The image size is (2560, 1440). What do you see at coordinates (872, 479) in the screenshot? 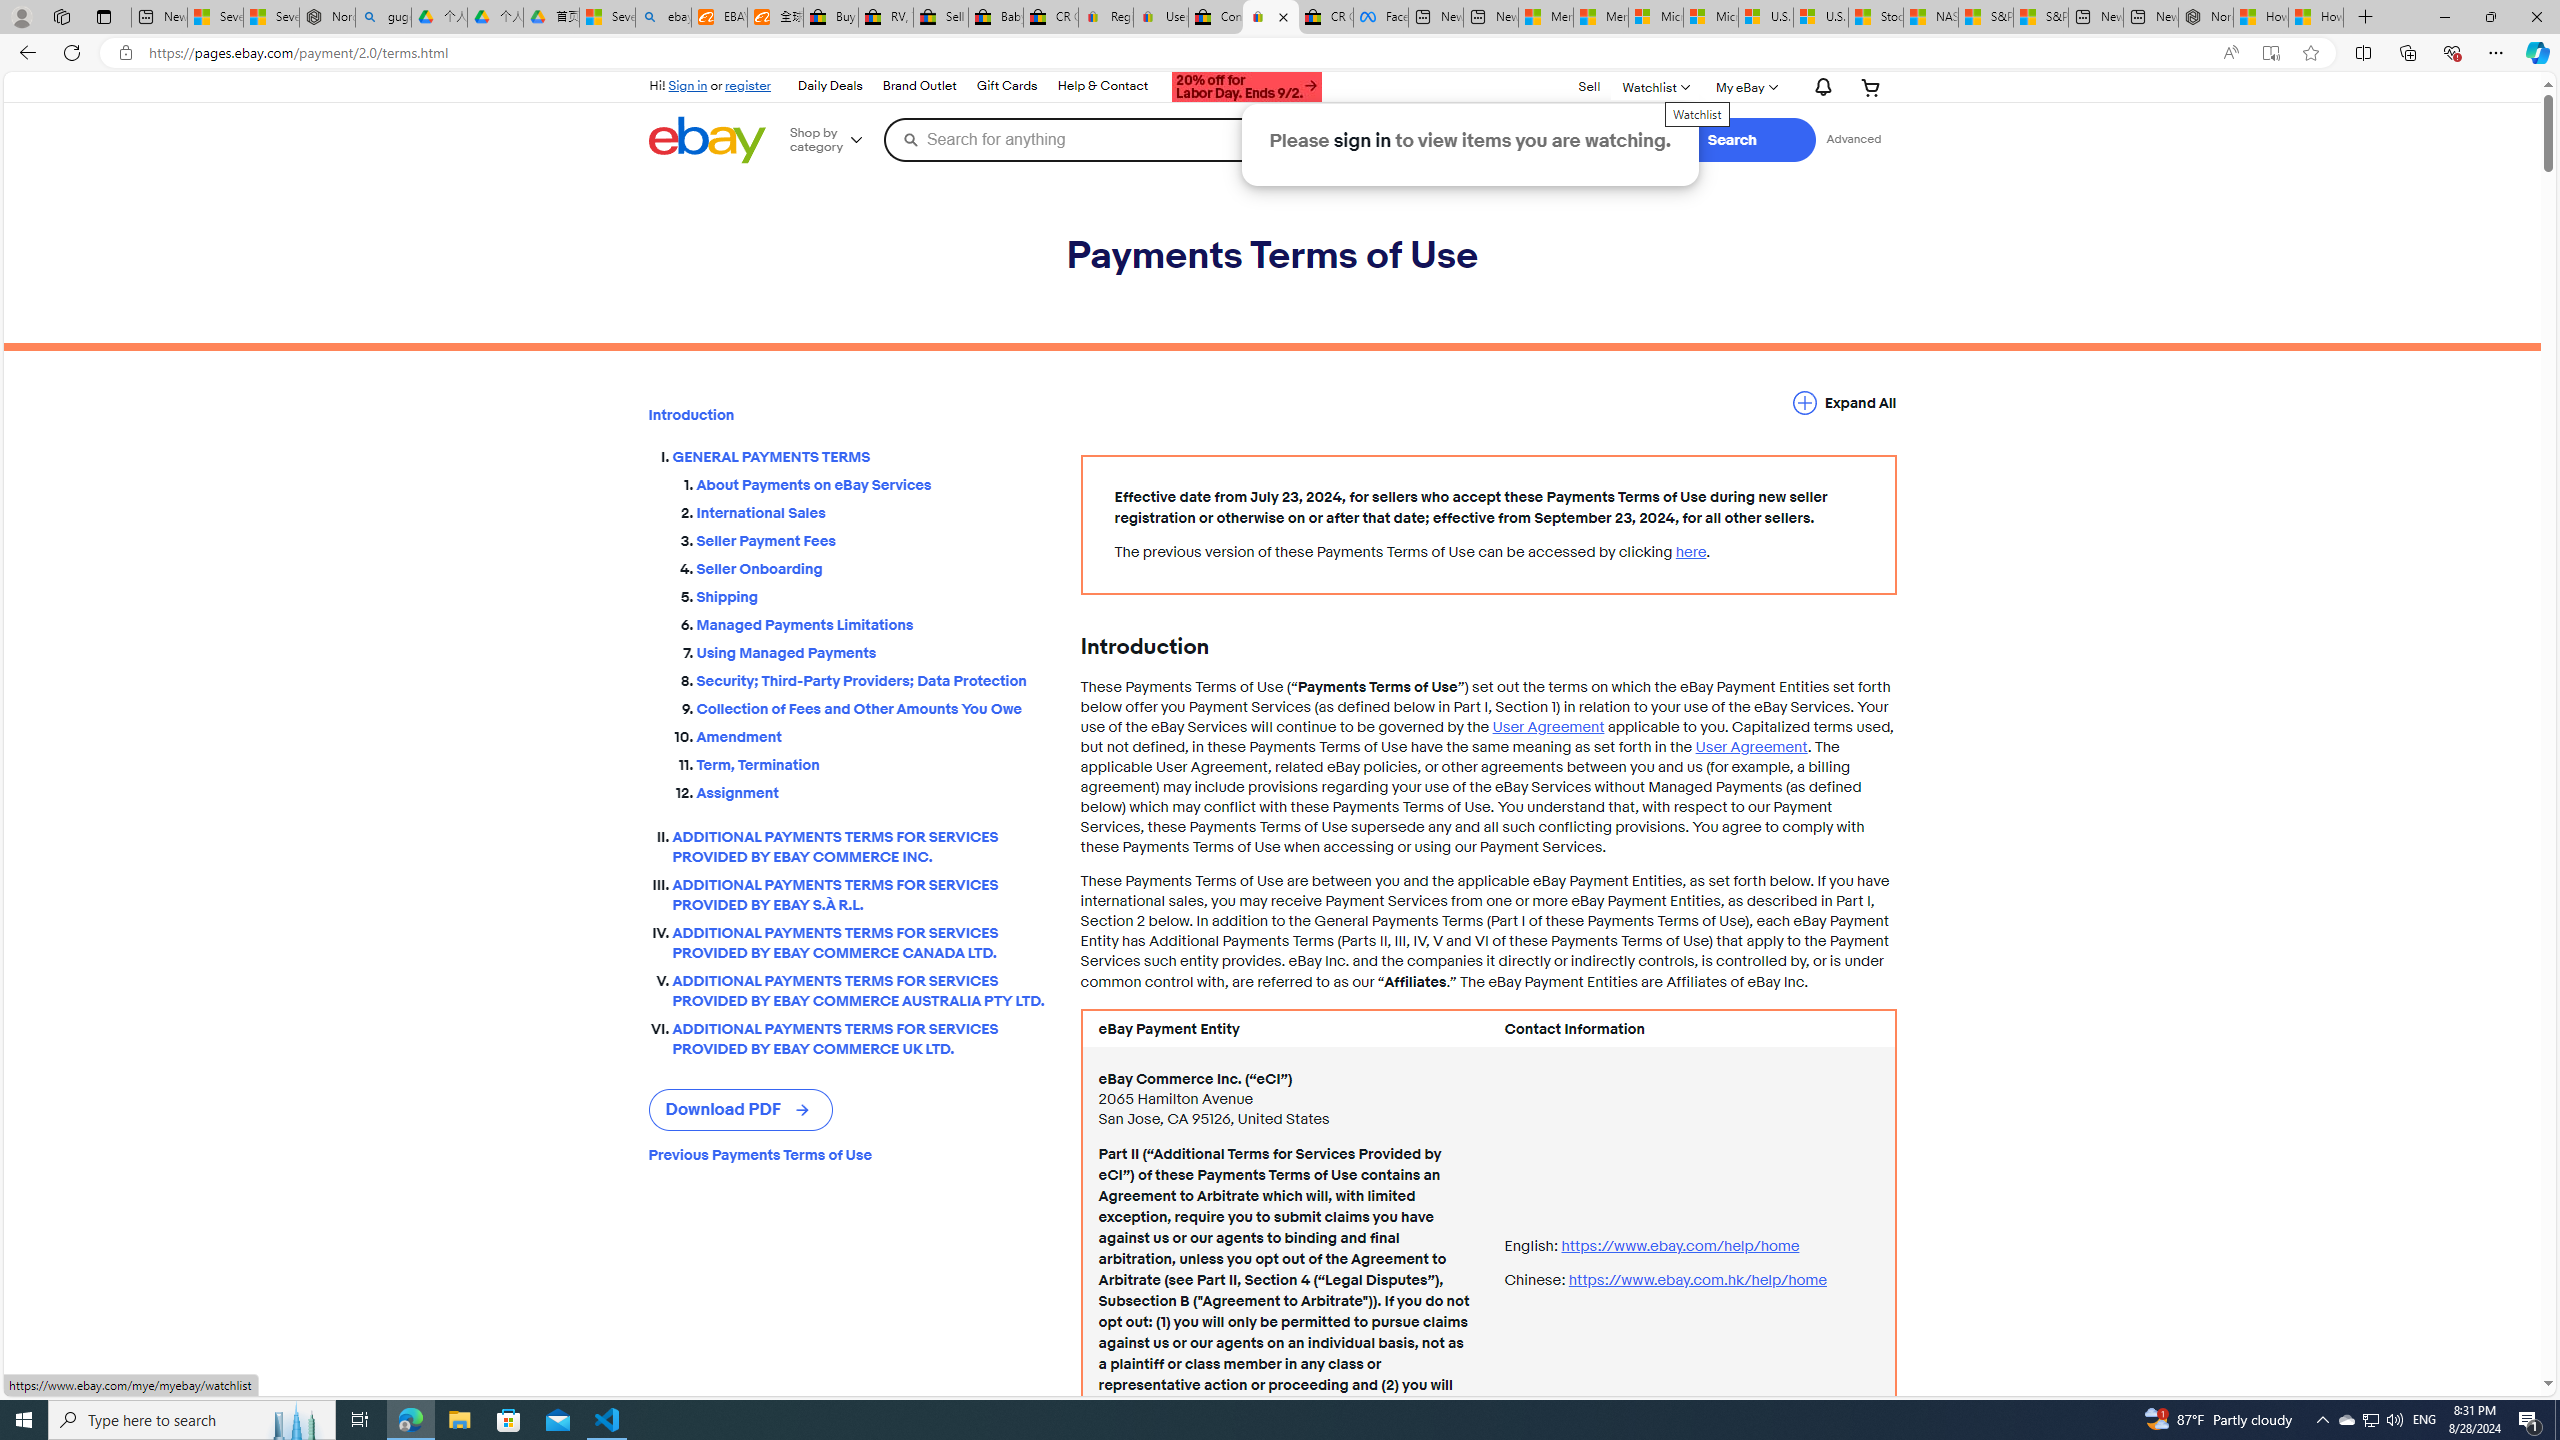
I see `'About Payments on eBay Services'` at bounding box center [872, 479].